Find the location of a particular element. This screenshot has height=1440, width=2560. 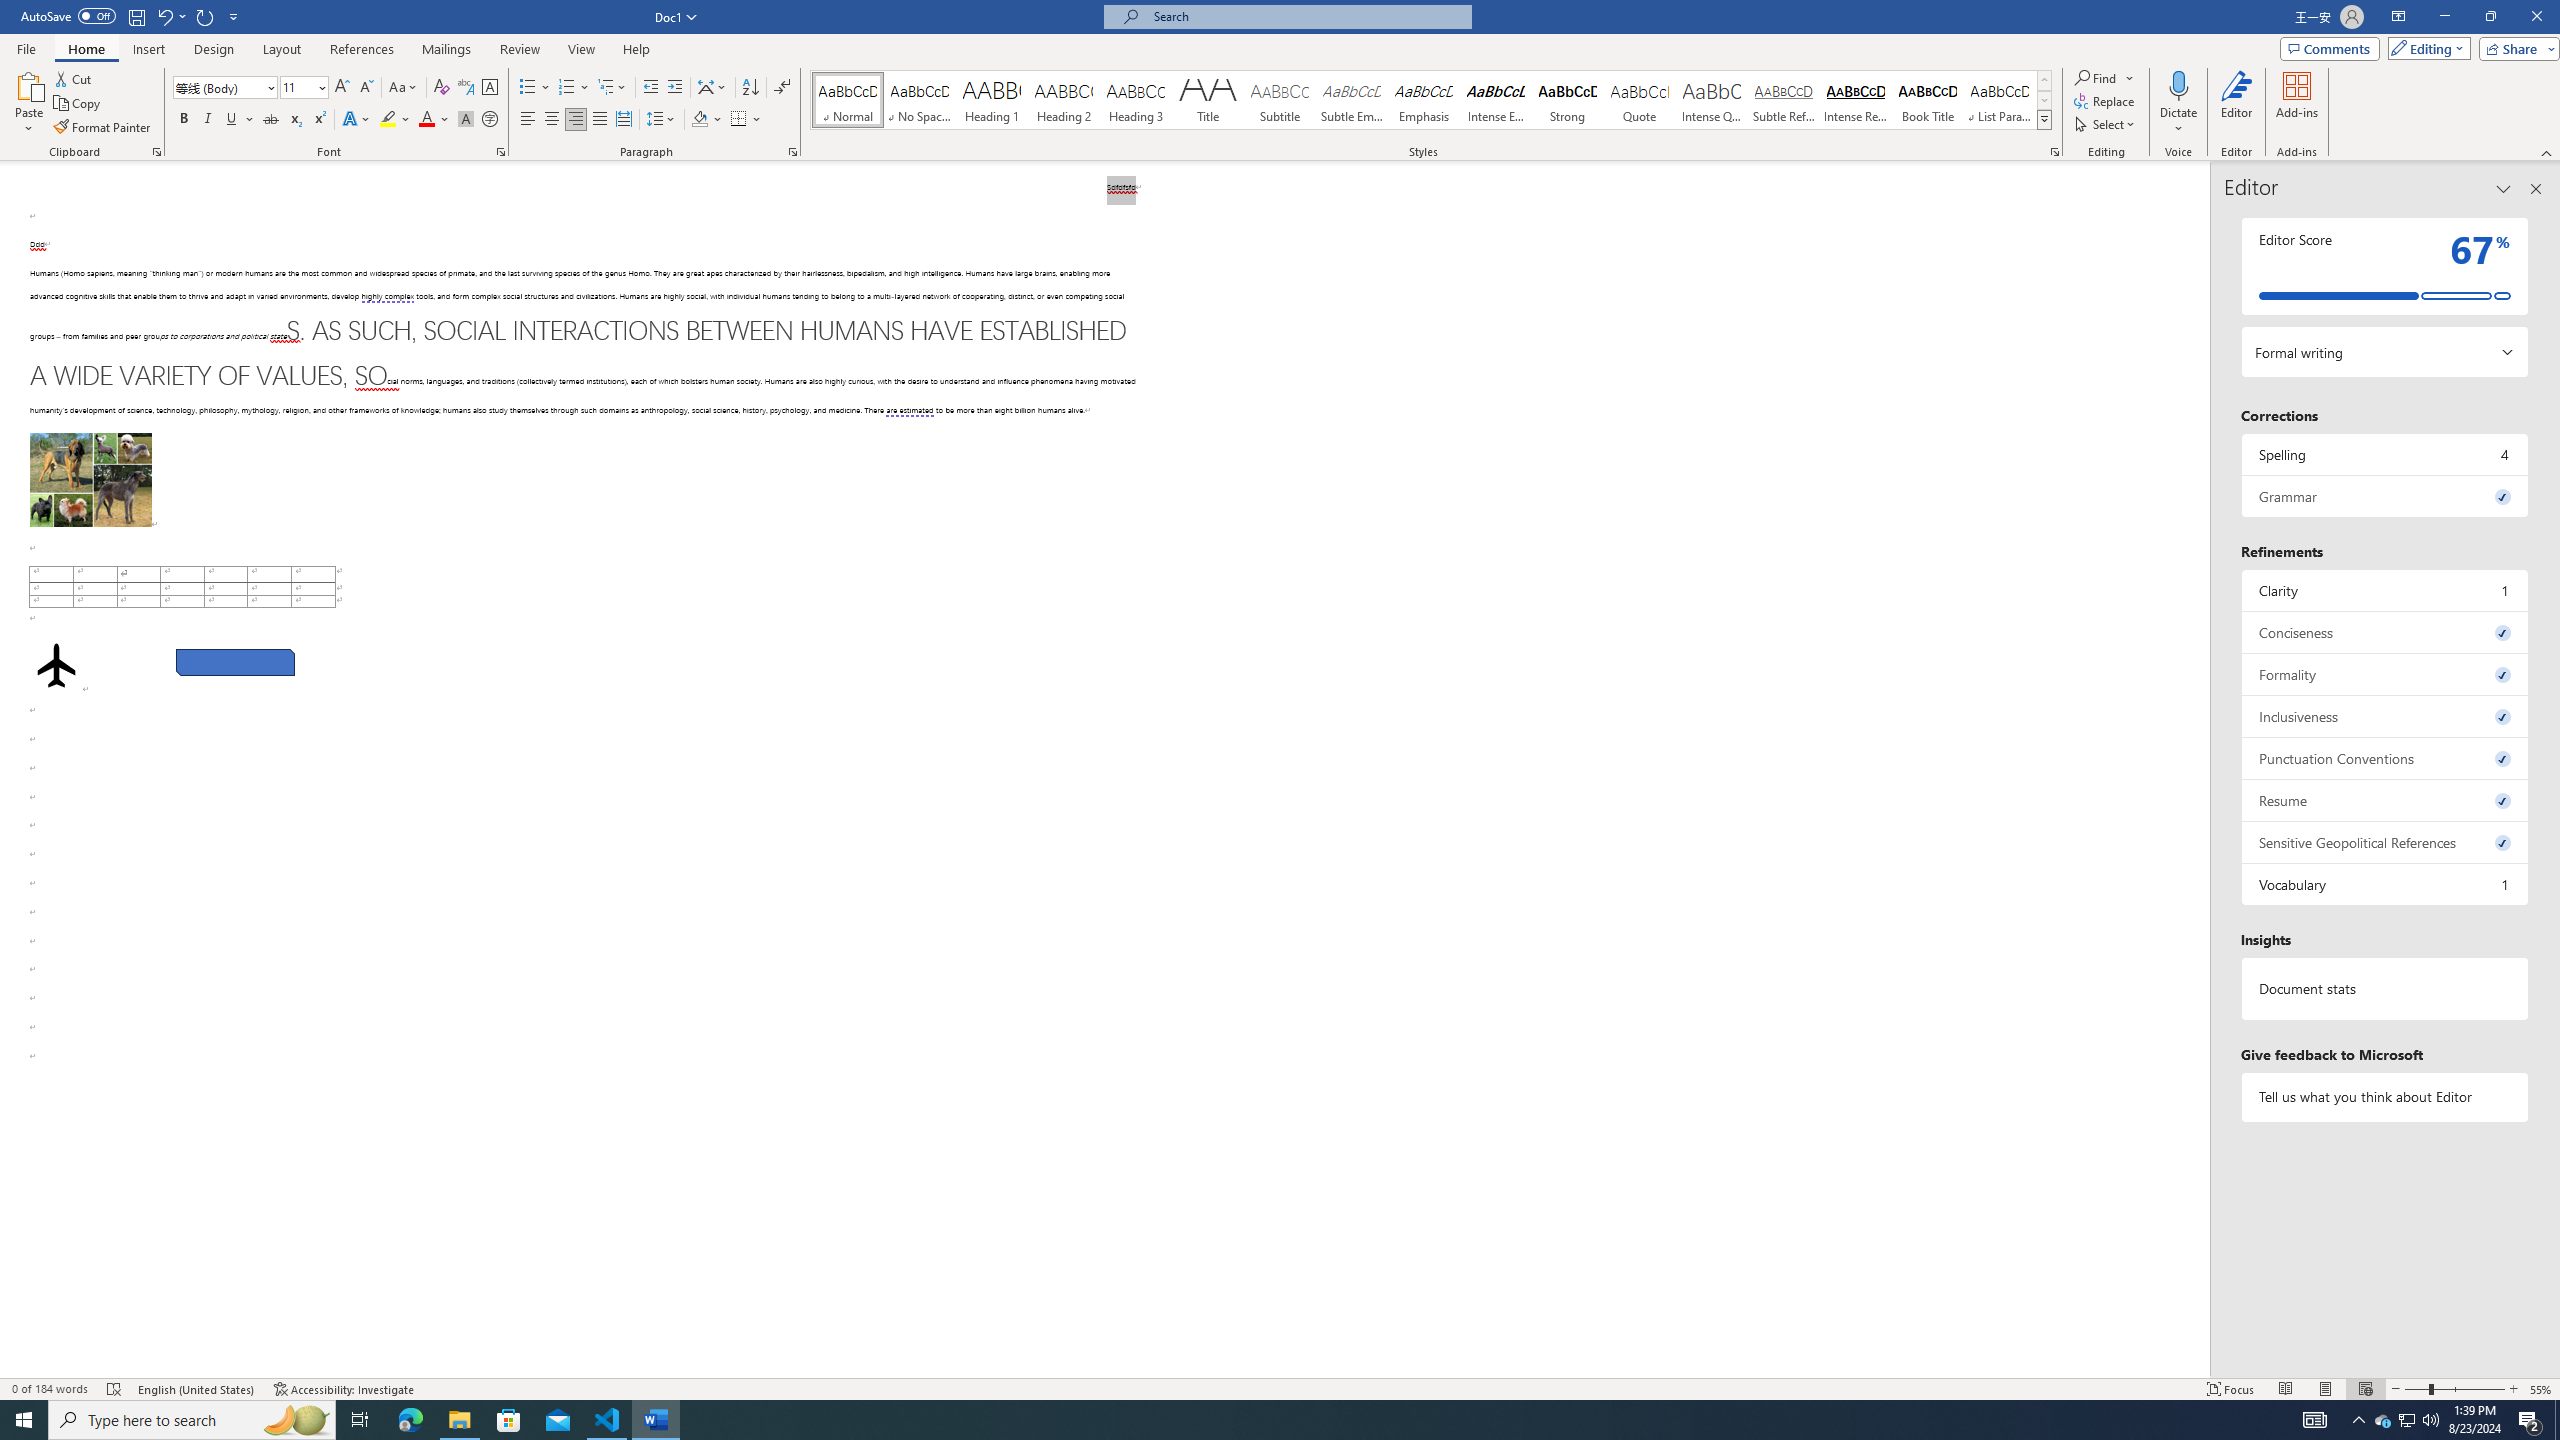

'Airplane with solid fill' is located at coordinates (56, 666).